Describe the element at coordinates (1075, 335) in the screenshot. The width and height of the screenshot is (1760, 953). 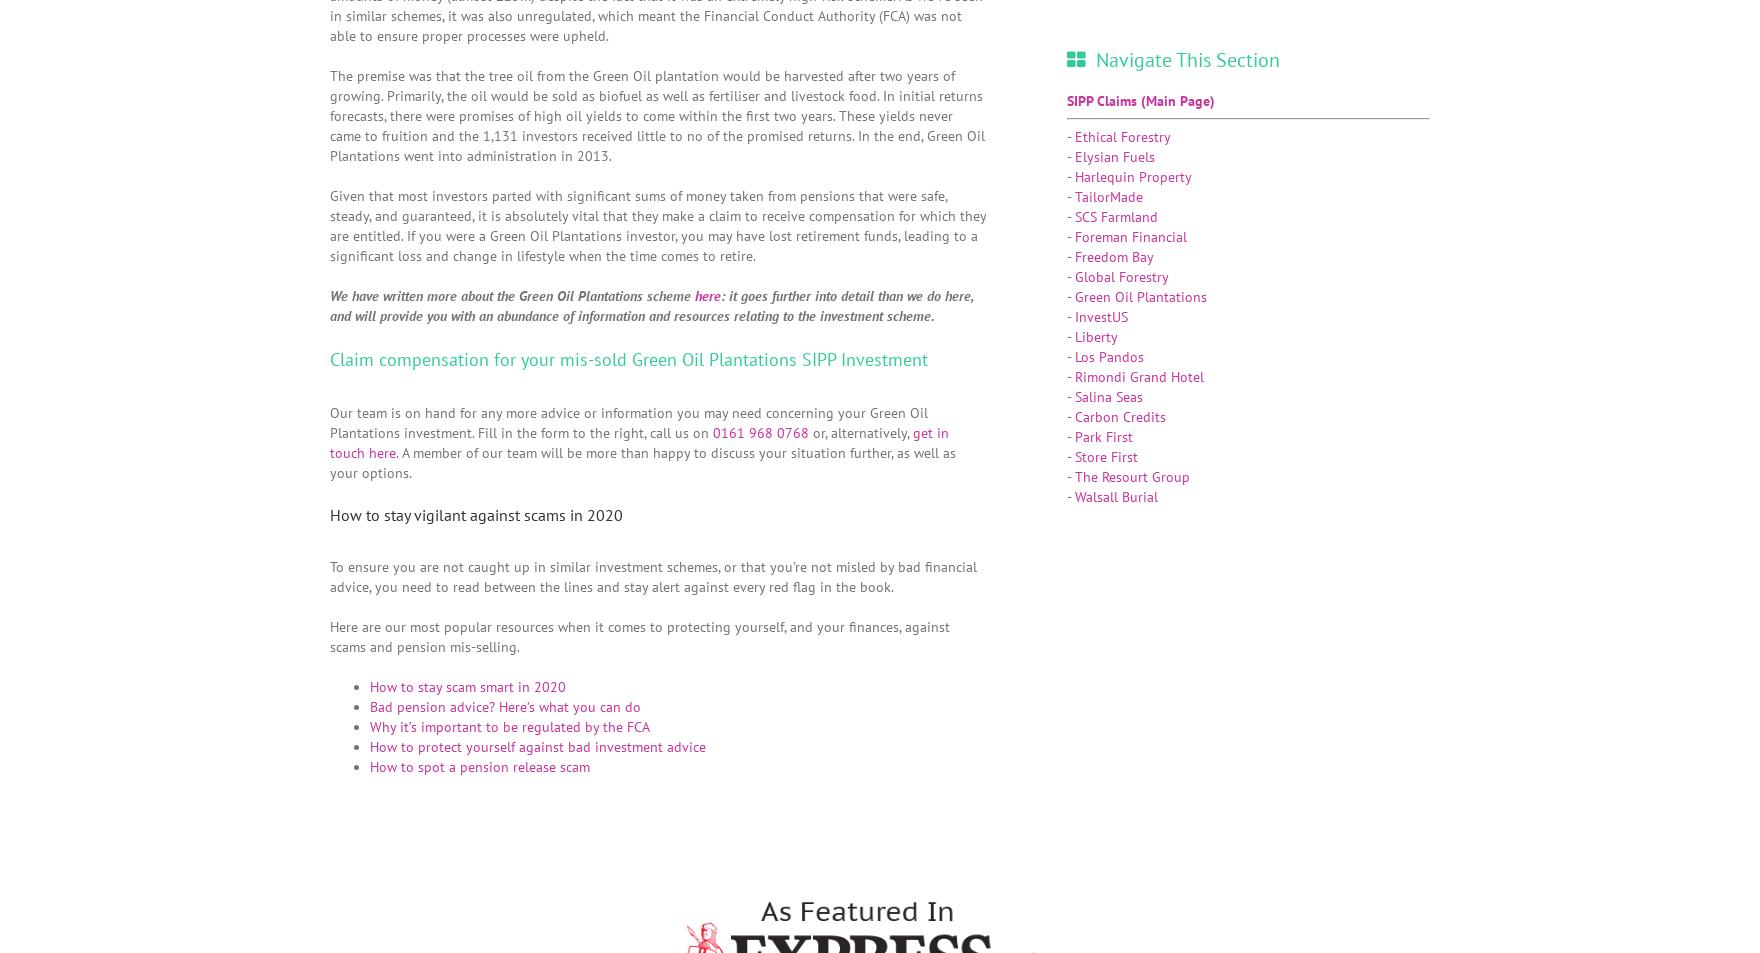
I see `'Liberty'` at that location.